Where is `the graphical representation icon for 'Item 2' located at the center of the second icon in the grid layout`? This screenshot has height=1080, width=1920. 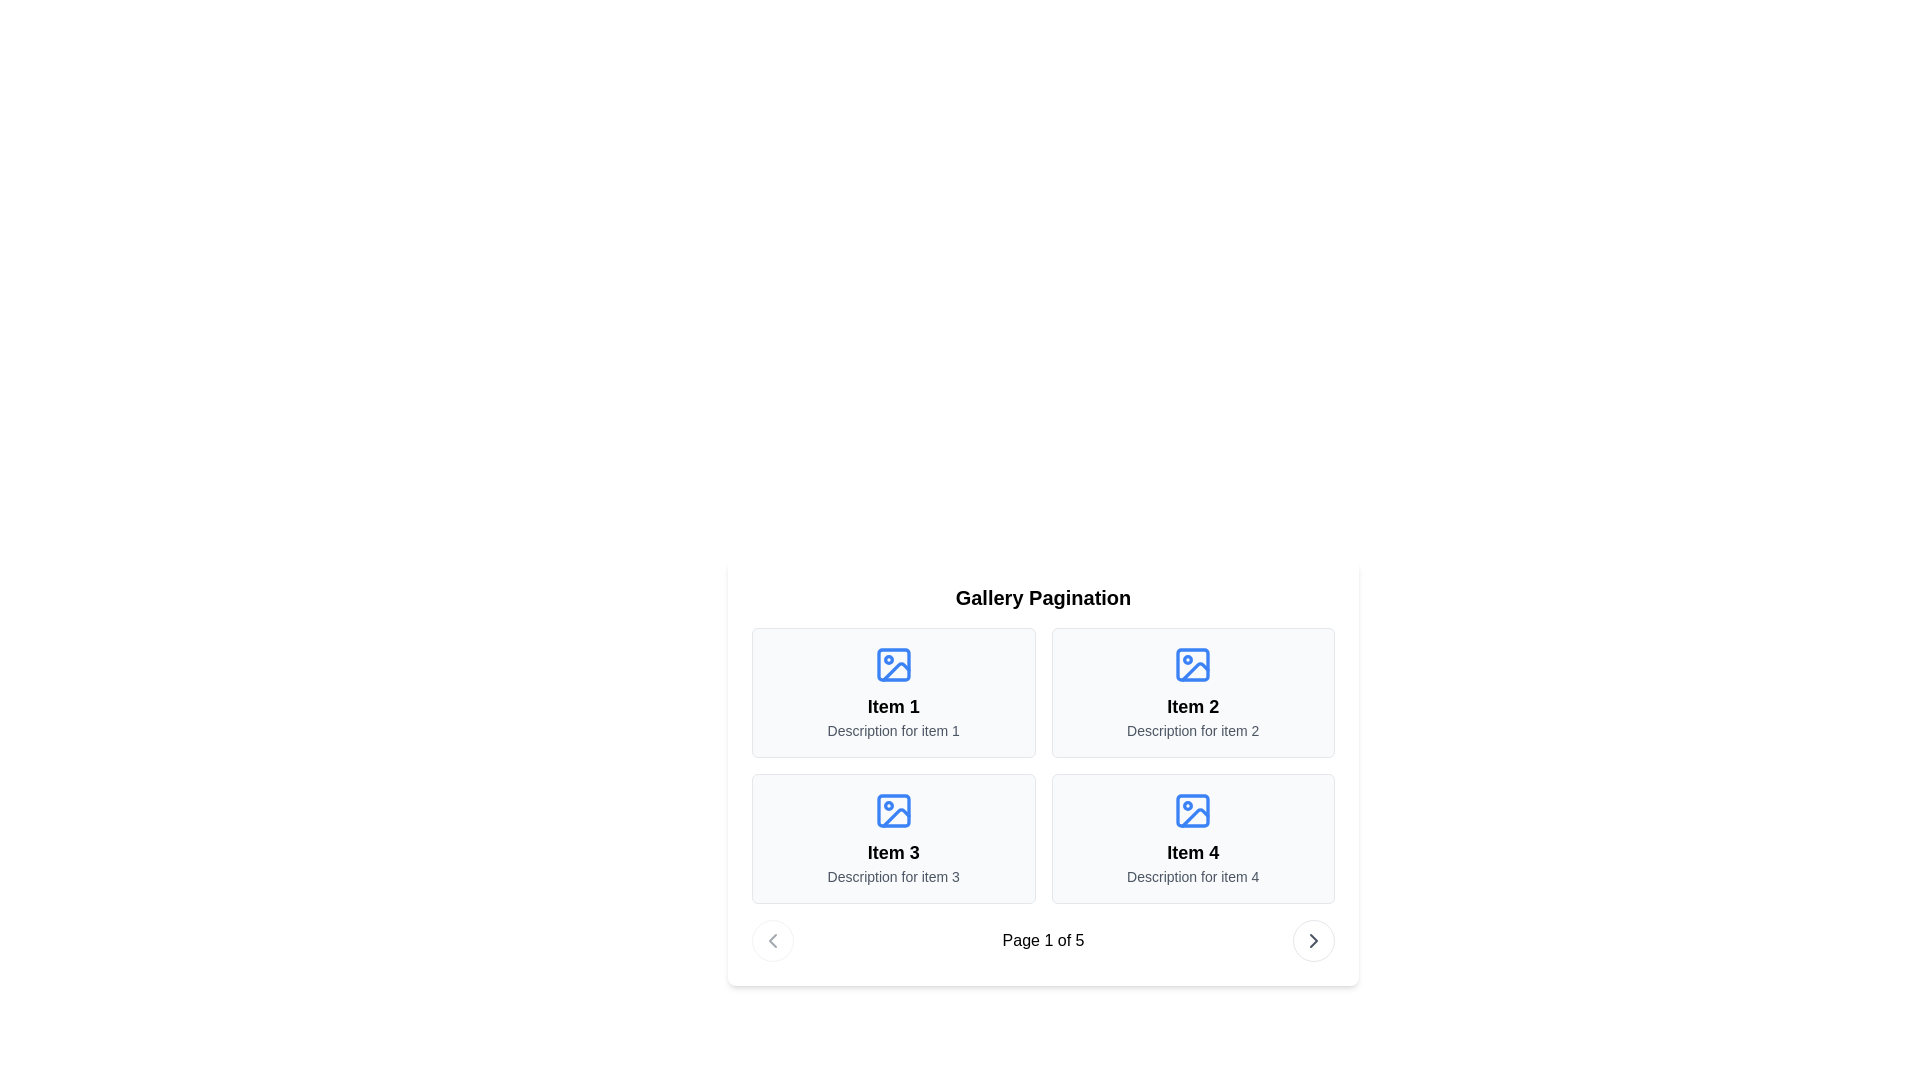 the graphical representation icon for 'Item 2' located at the center of the second icon in the grid layout is located at coordinates (1193, 664).